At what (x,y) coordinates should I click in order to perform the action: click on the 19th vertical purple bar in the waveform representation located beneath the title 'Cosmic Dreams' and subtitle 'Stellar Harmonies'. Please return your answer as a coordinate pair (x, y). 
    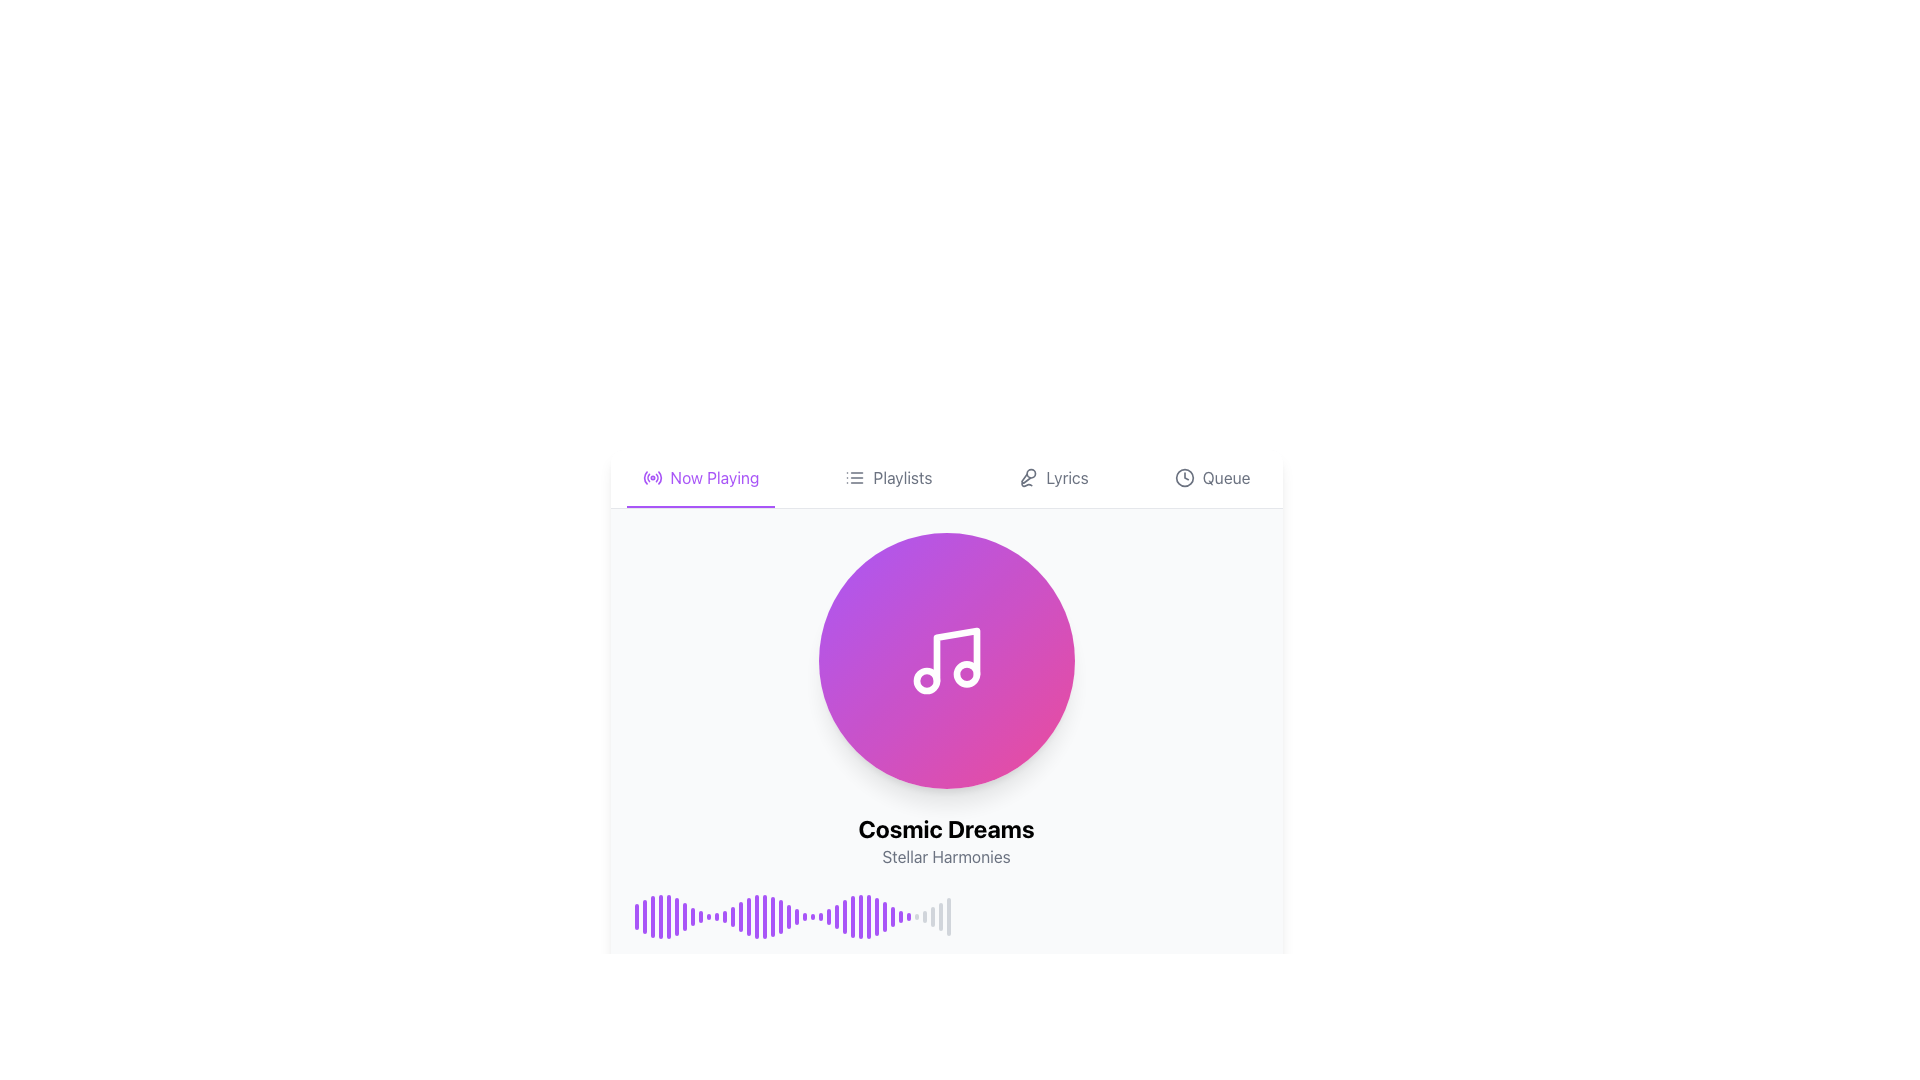
    Looking at the image, I should click on (779, 917).